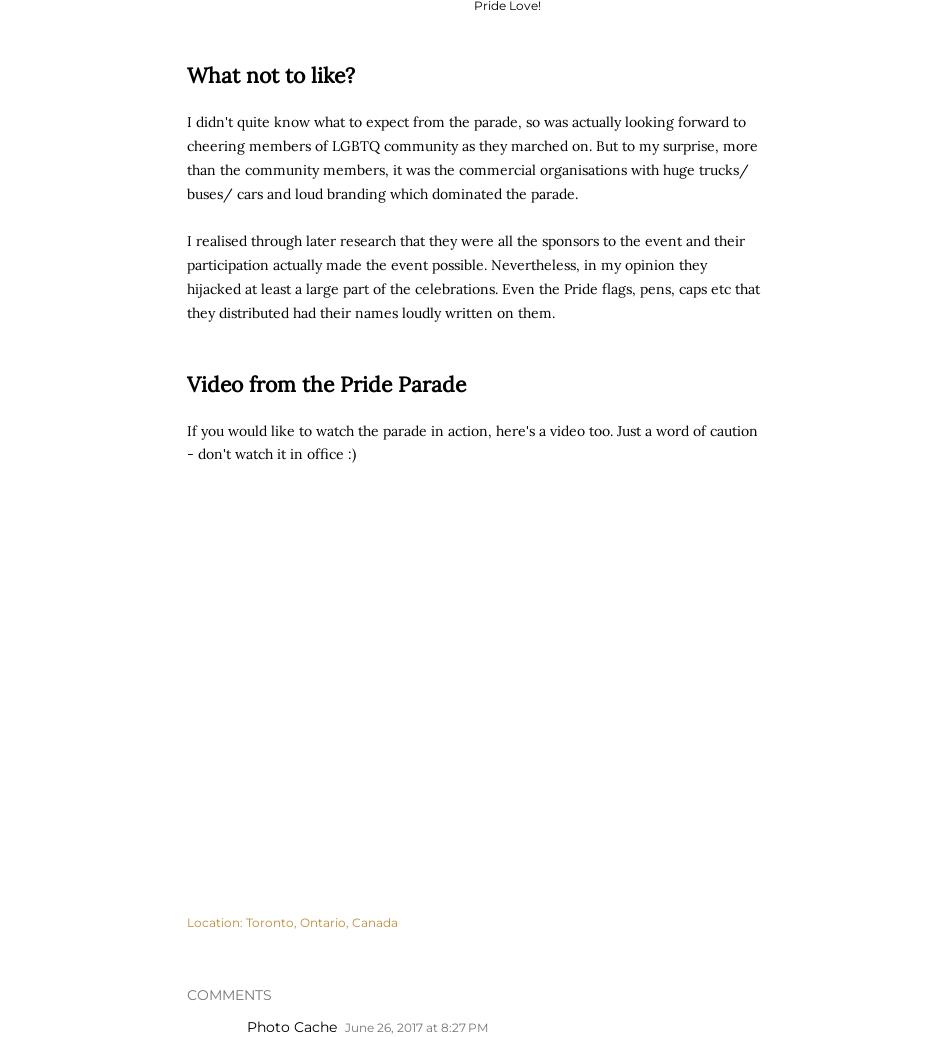  What do you see at coordinates (291, 1027) in the screenshot?
I see `'Photo Cache'` at bounding box center [291, 1027].